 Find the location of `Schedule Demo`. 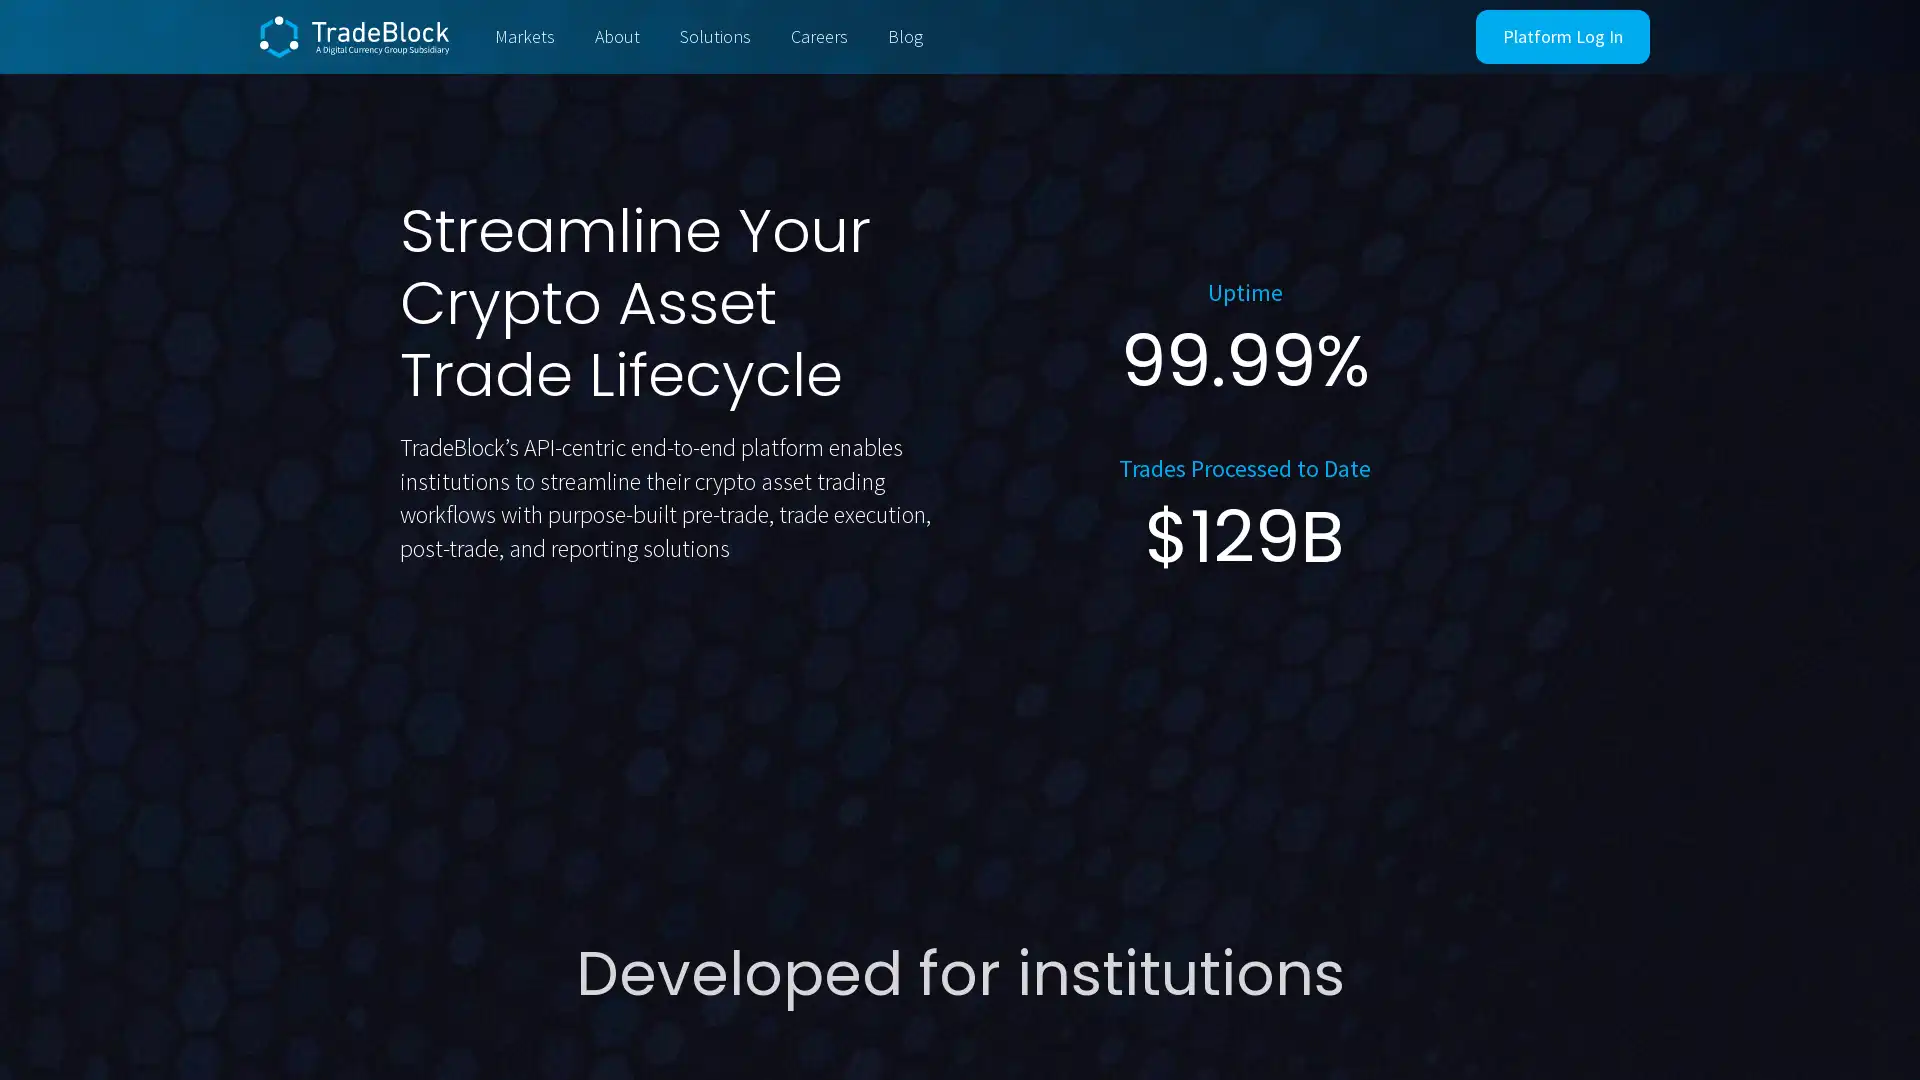

Schedule Demo is located at coordinates (504, 661).